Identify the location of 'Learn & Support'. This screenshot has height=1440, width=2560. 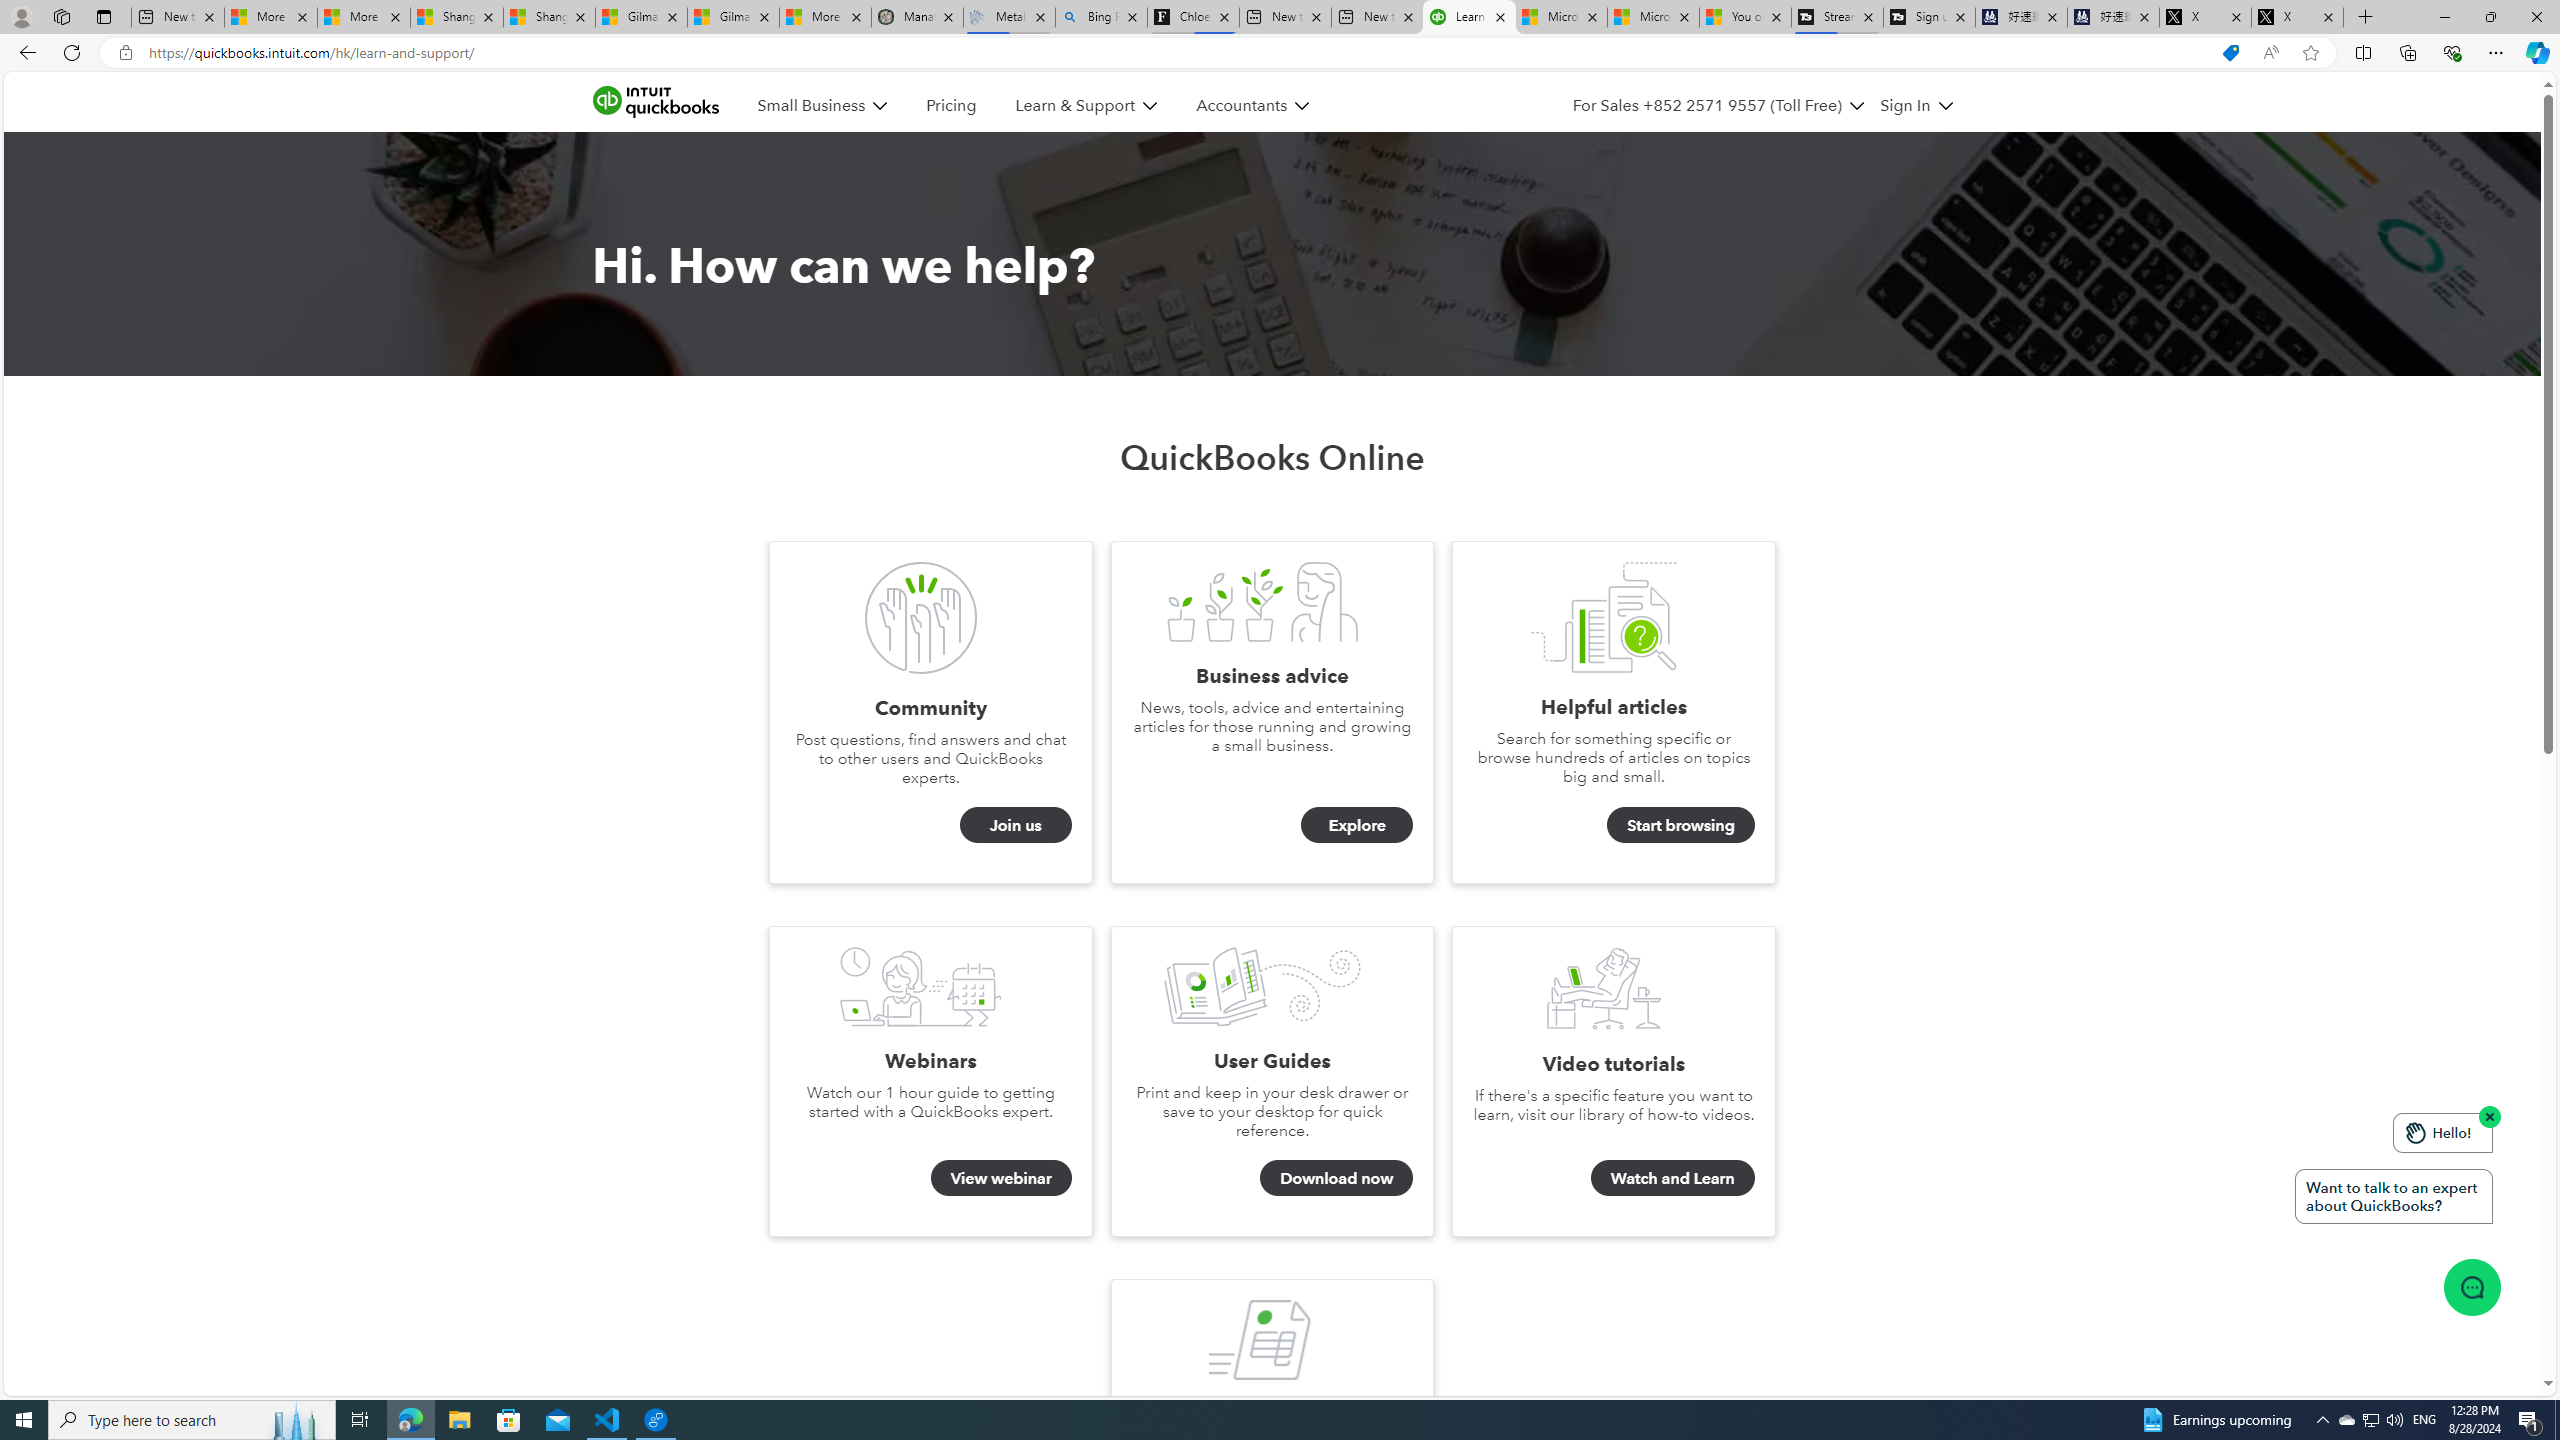
(1075, 106).